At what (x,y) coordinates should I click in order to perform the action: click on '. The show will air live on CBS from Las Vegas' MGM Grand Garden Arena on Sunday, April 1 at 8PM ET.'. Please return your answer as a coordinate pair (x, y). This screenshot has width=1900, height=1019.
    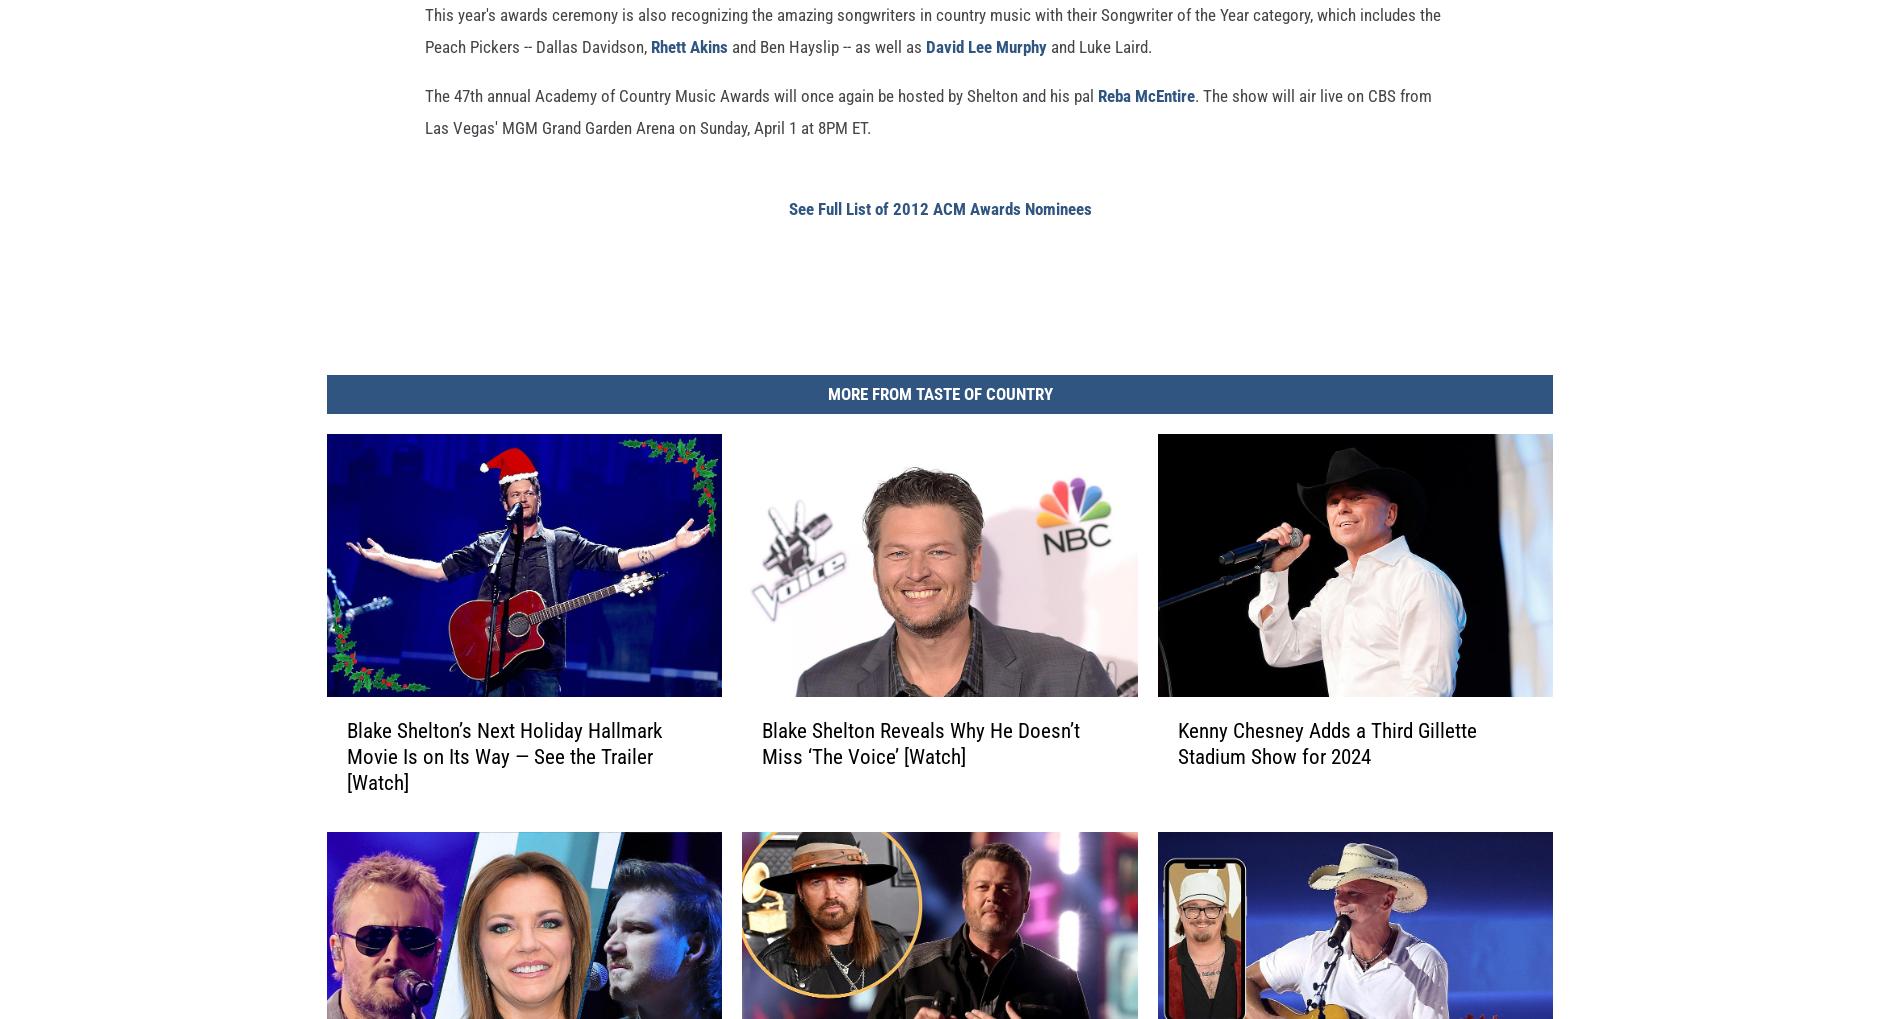
    Looking at the image, I should click on (927, 143).